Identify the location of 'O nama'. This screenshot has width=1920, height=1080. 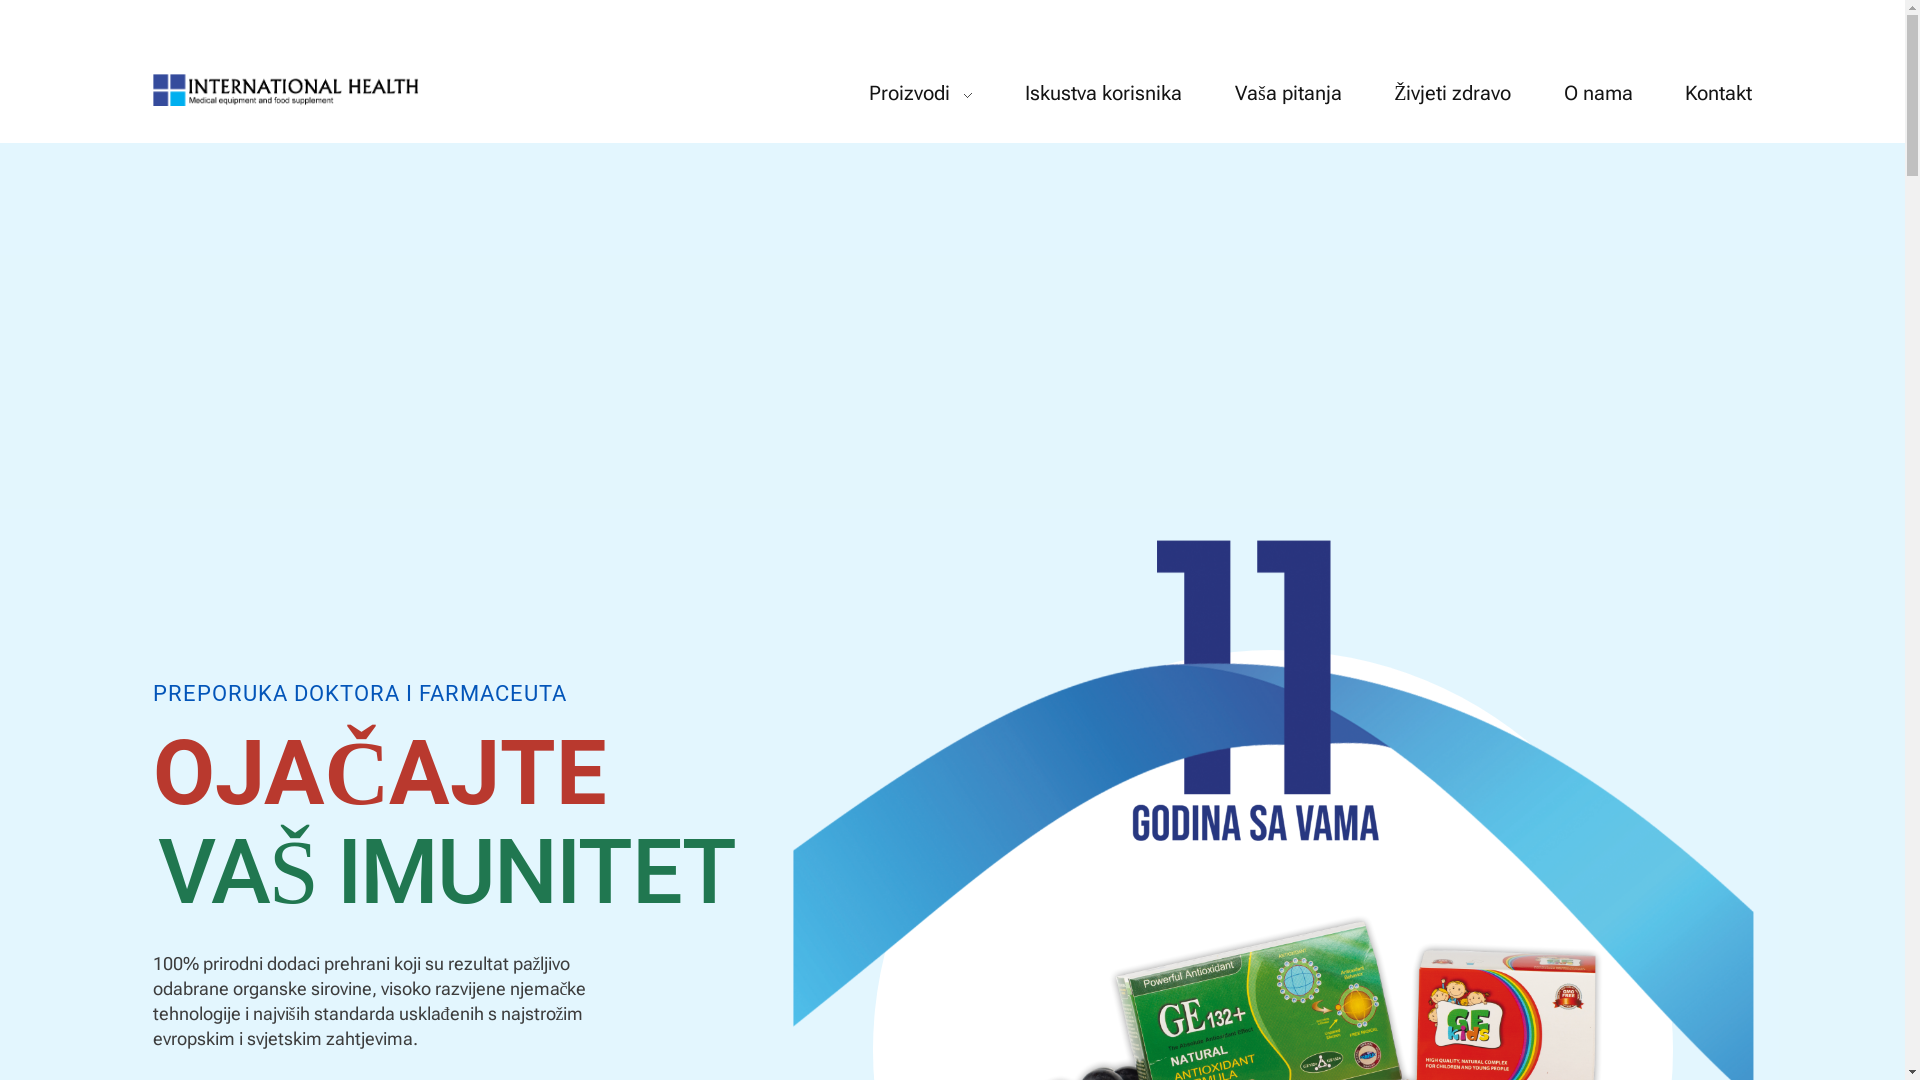
(1597, 92).